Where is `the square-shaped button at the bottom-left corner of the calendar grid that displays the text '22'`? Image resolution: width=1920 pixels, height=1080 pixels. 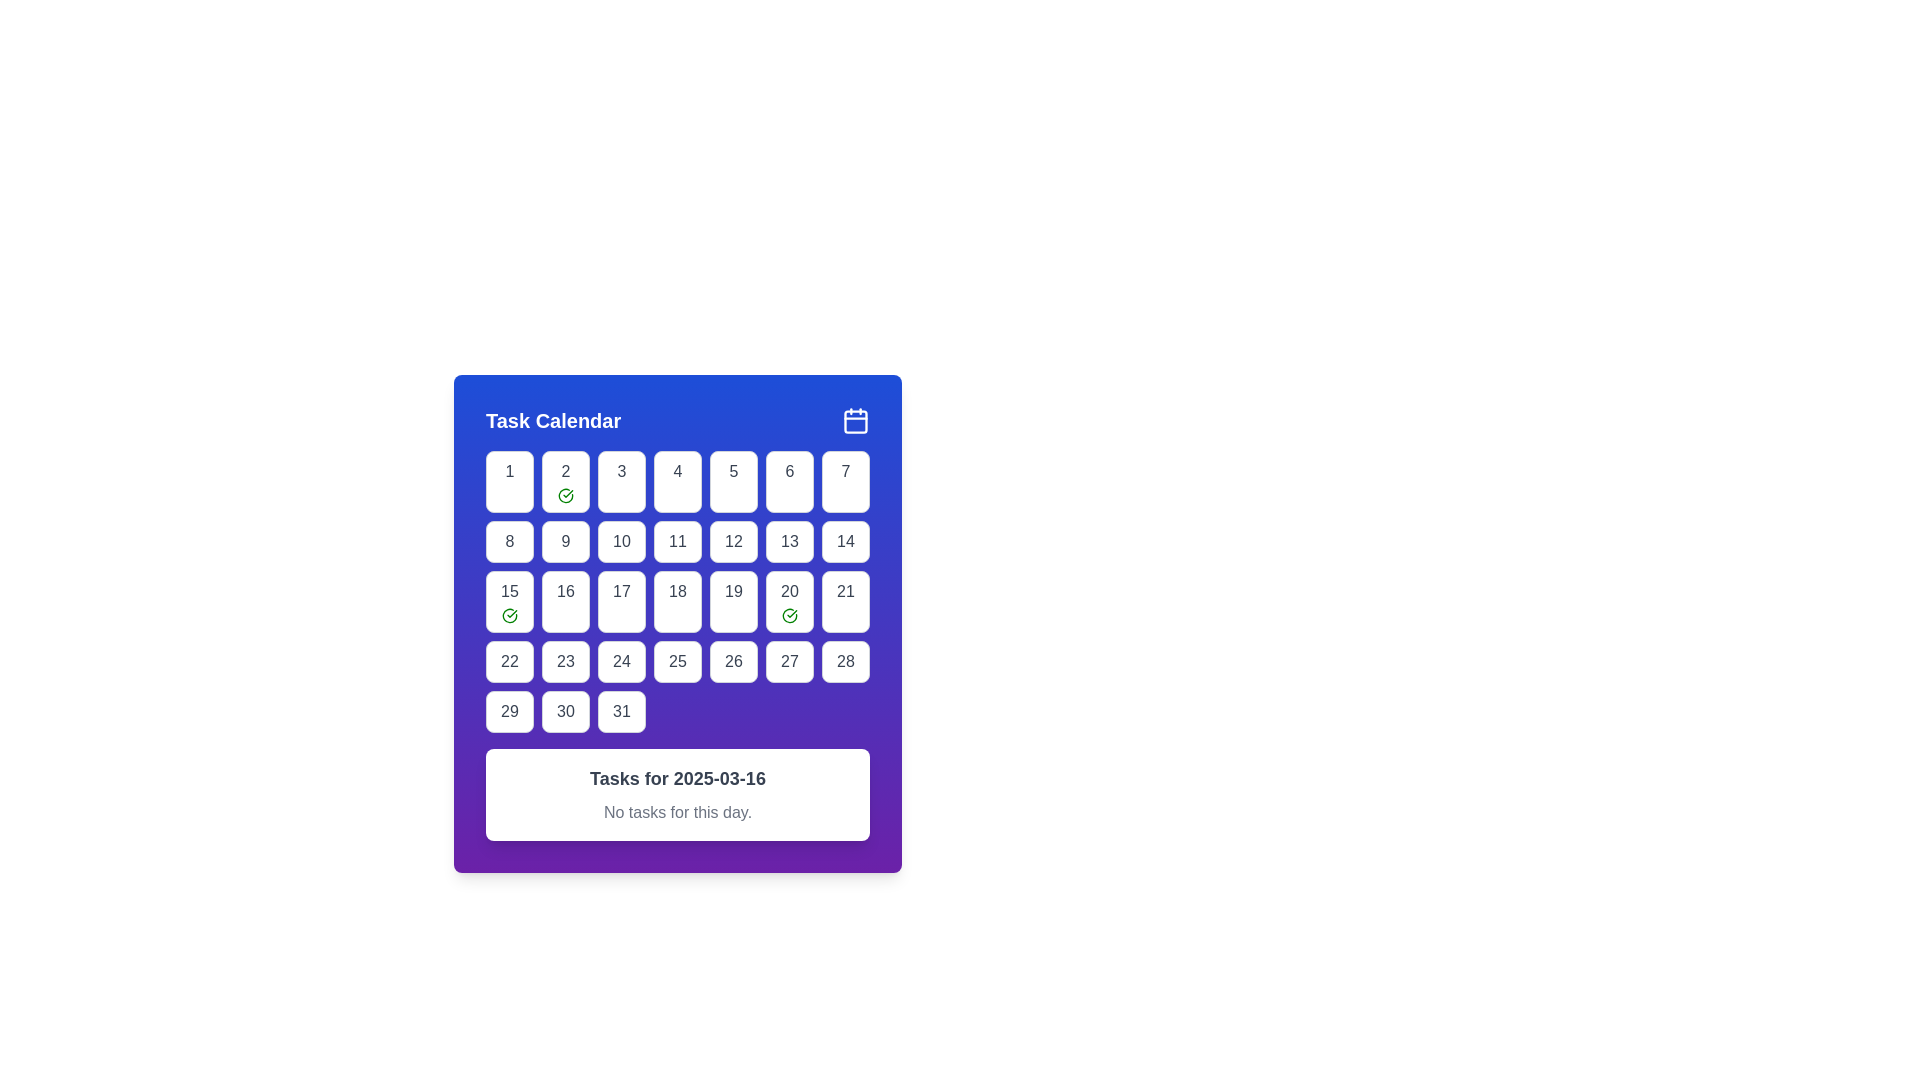 the square-shaped button at the bottom-left corner of the calendar grid that displays the text '22' is located at coordinates (509, 662).